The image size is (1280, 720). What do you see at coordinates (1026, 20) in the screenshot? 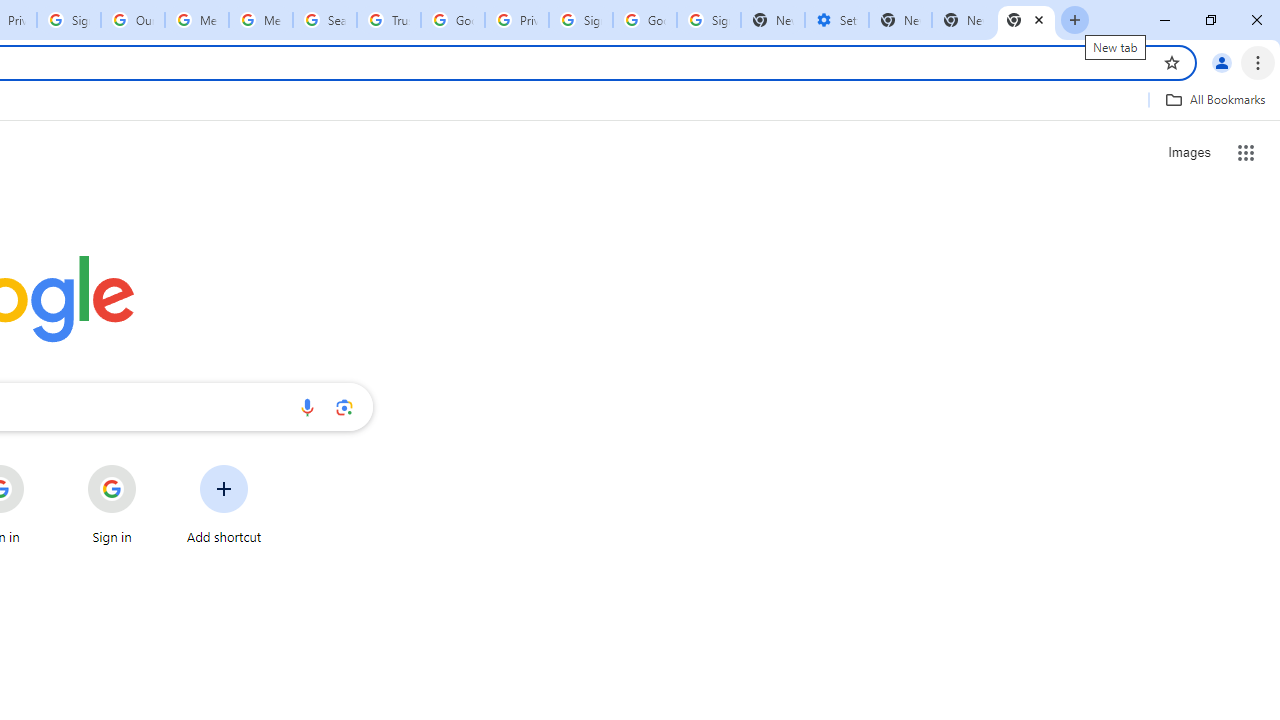
I see `'New Tab'` at bounding box center [1026, 20].